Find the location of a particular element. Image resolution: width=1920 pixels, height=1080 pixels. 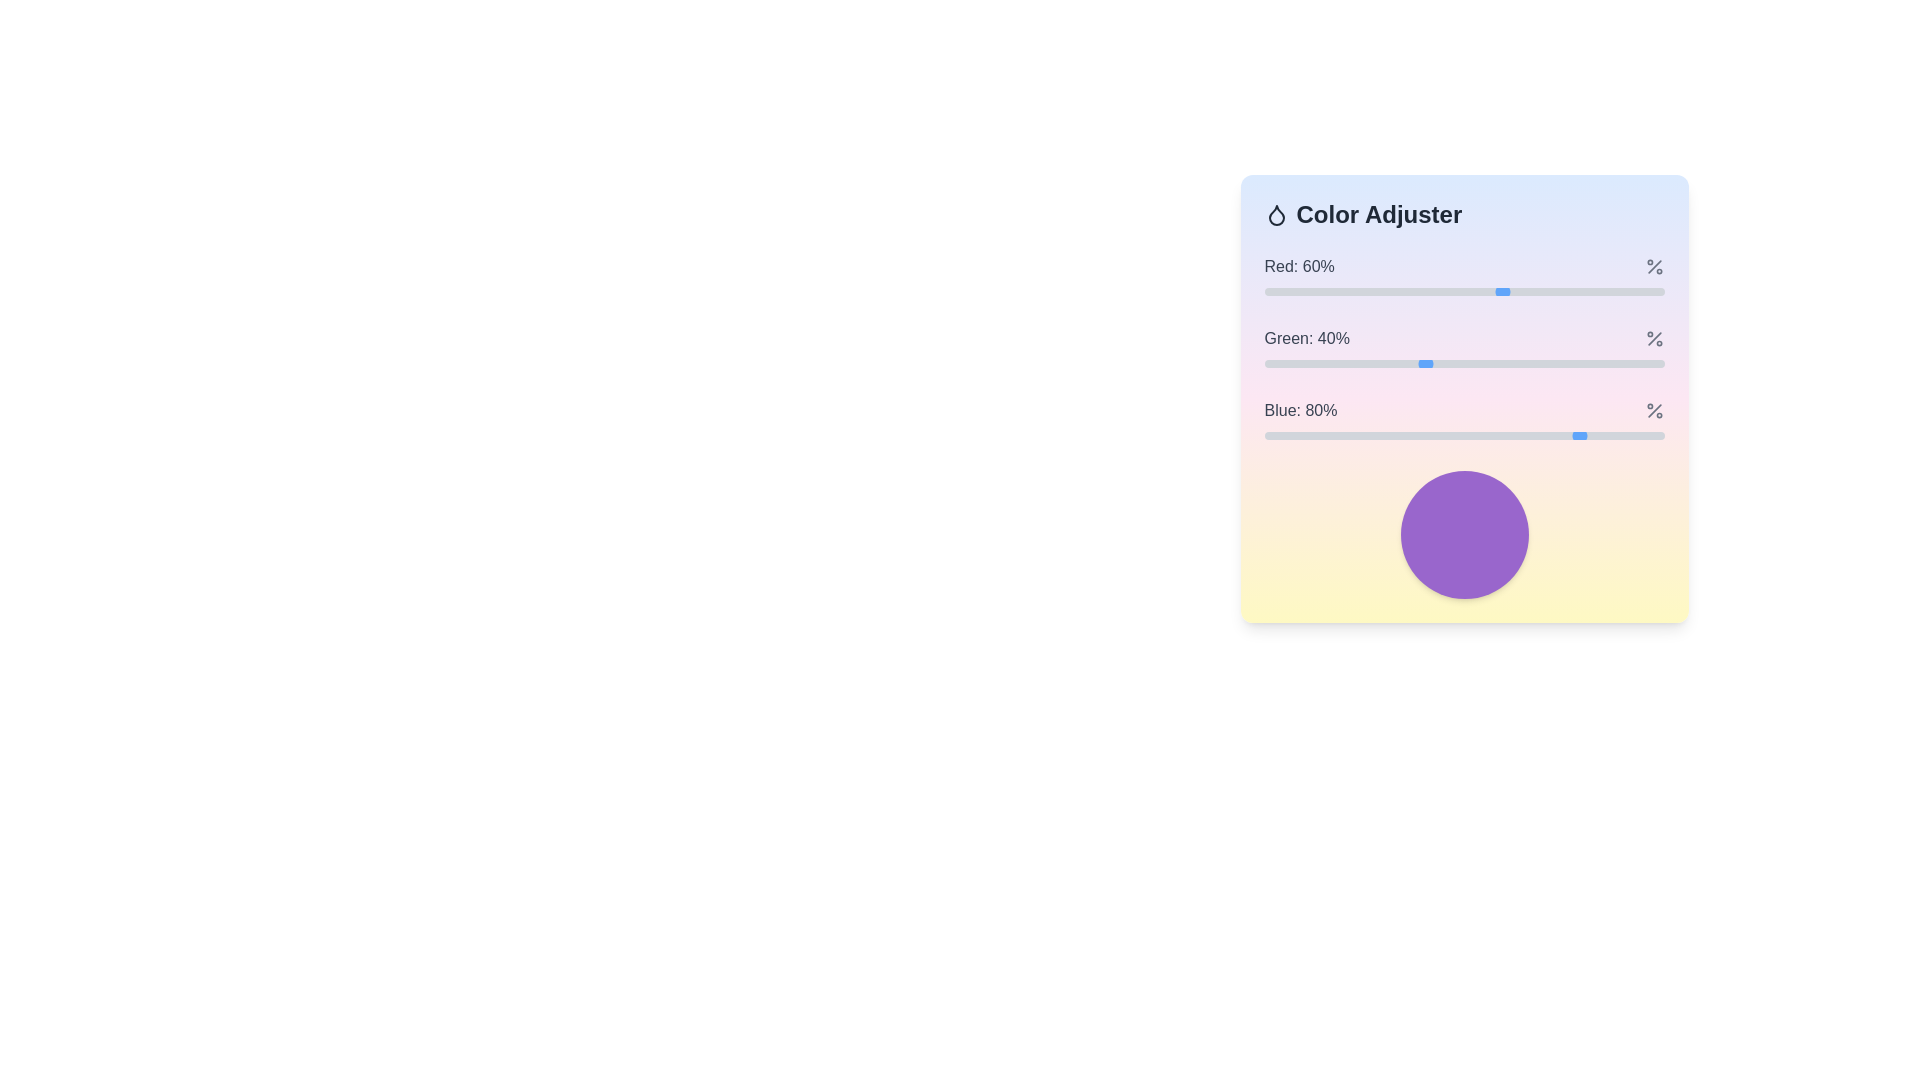

the red color level to 66% by moving the slider is located at coordinates (1527, 292).